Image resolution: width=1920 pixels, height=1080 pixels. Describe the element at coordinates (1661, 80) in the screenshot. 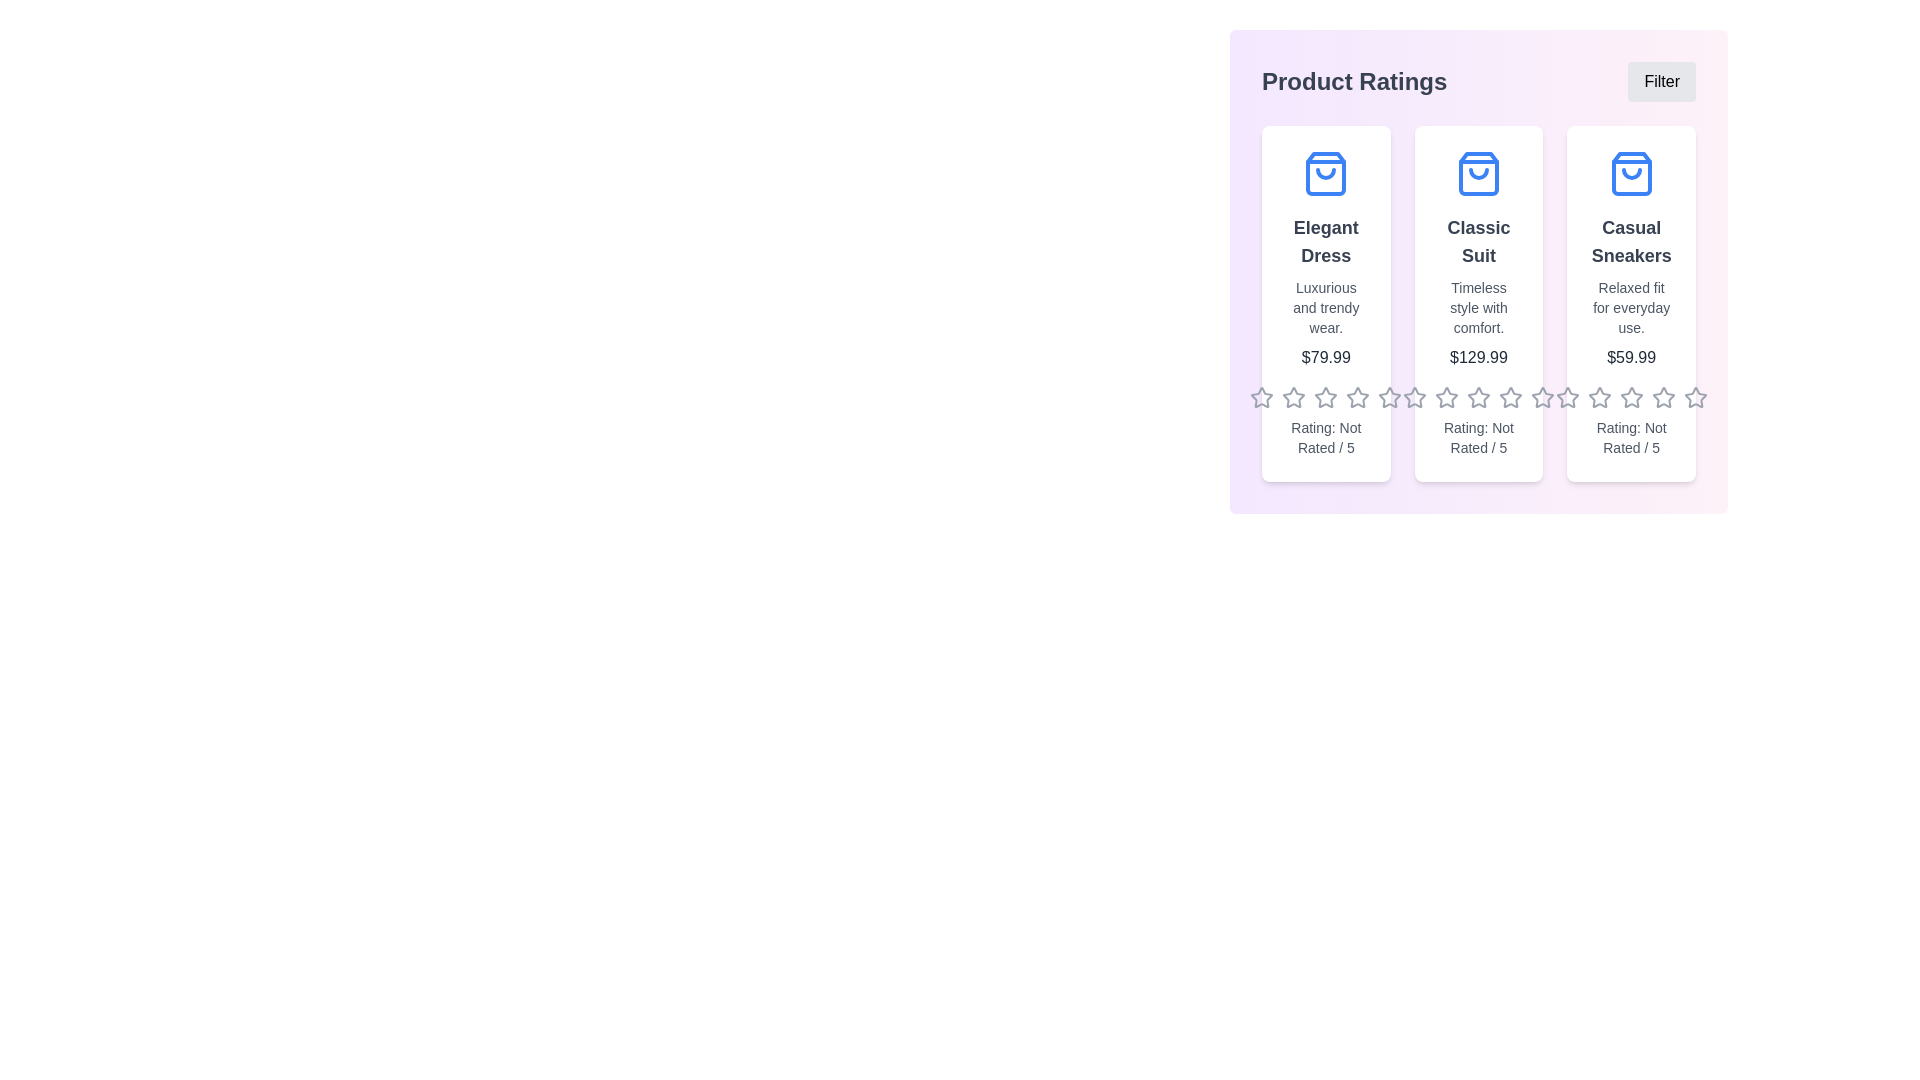

I see `the filter button to adjust the displayed items` at that location.